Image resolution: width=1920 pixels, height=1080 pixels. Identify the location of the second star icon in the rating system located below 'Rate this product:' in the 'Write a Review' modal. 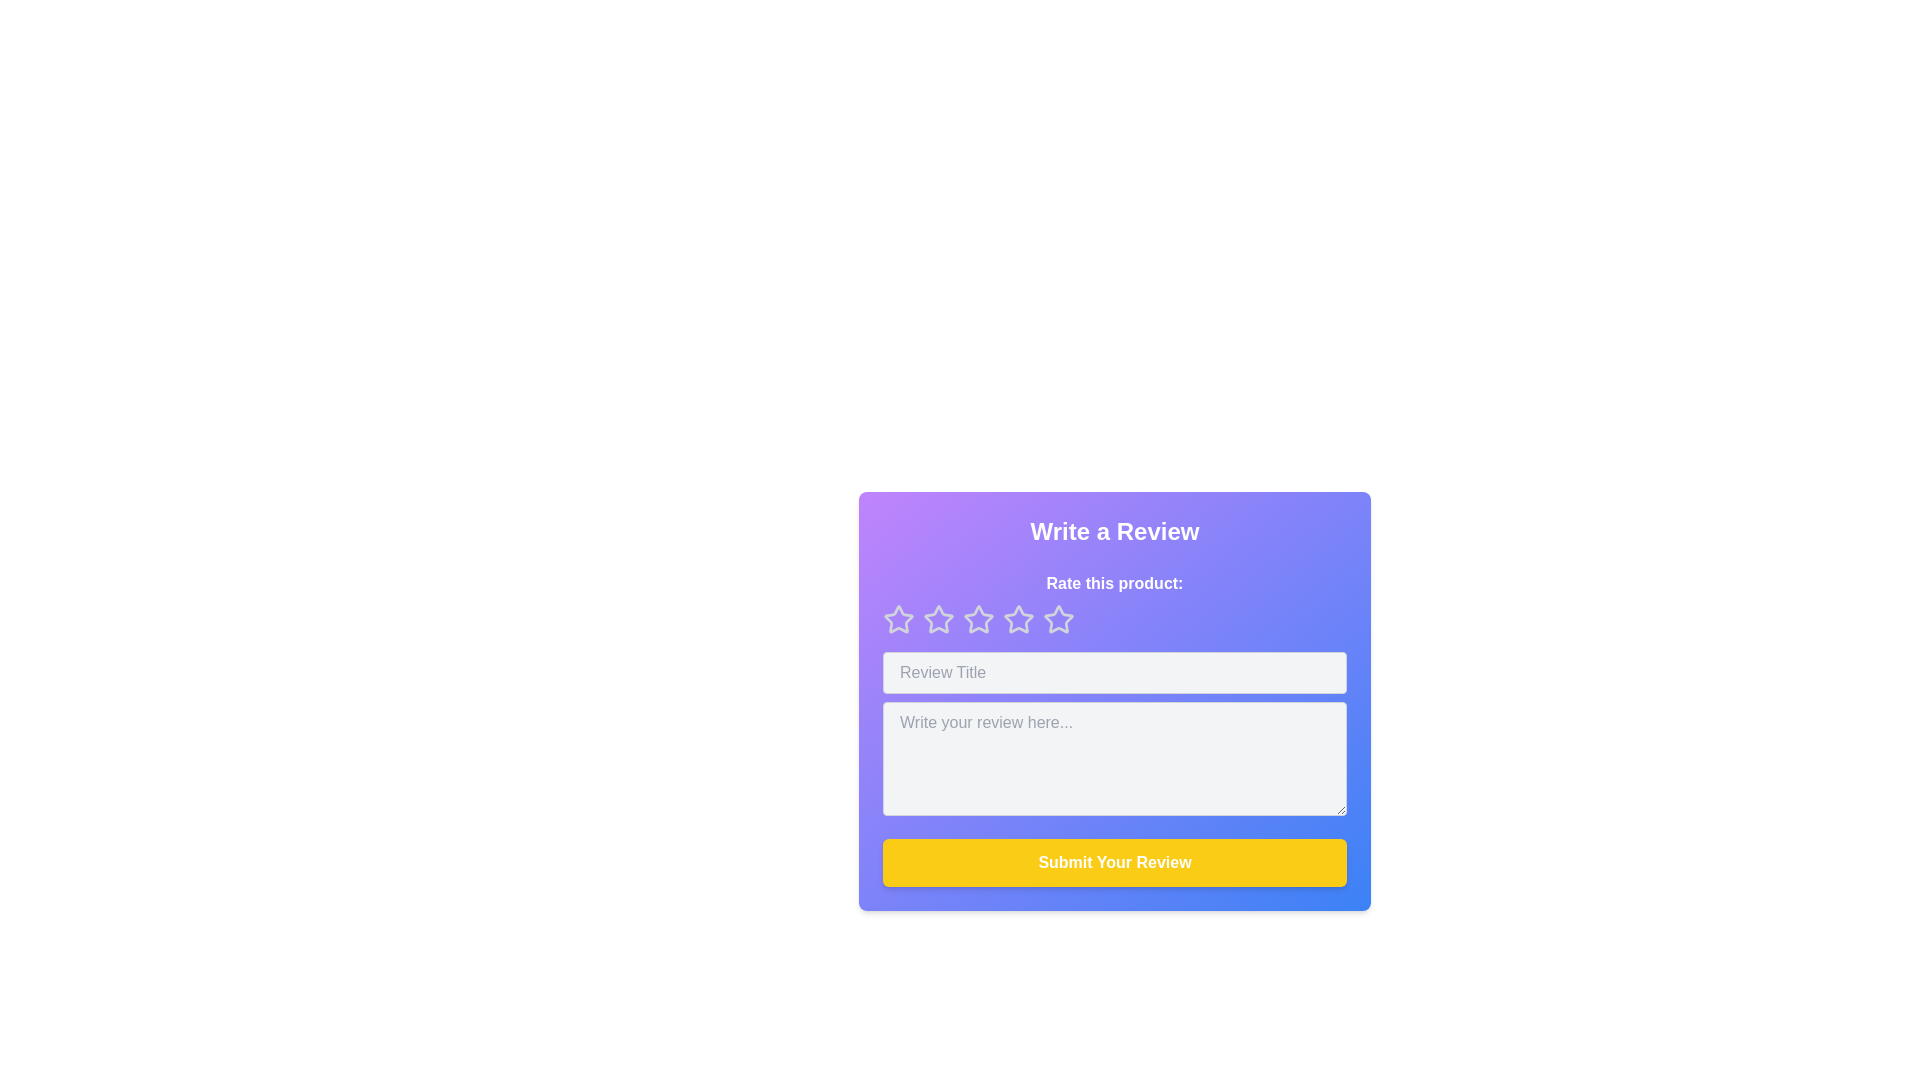
(979, 618).